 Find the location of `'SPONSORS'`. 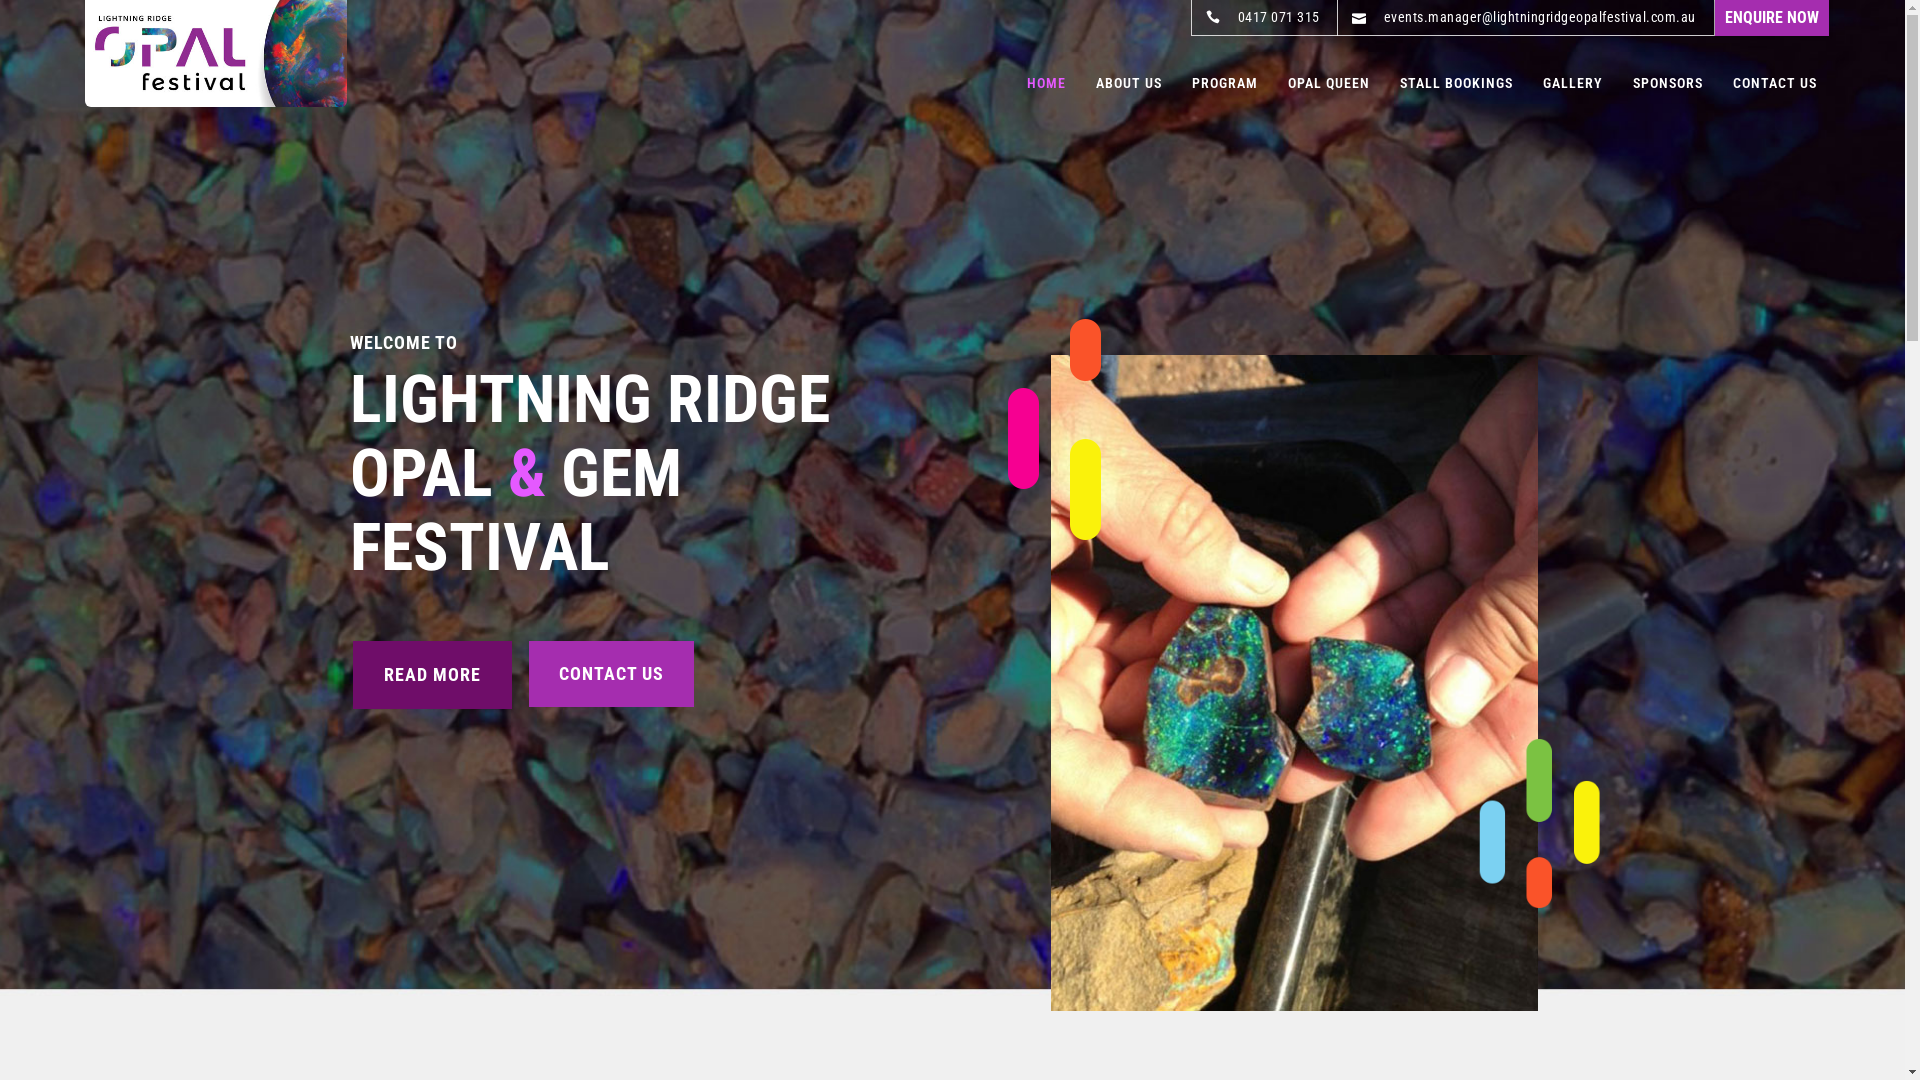

'SPONSORS' is located at coordinates (1667, 82).